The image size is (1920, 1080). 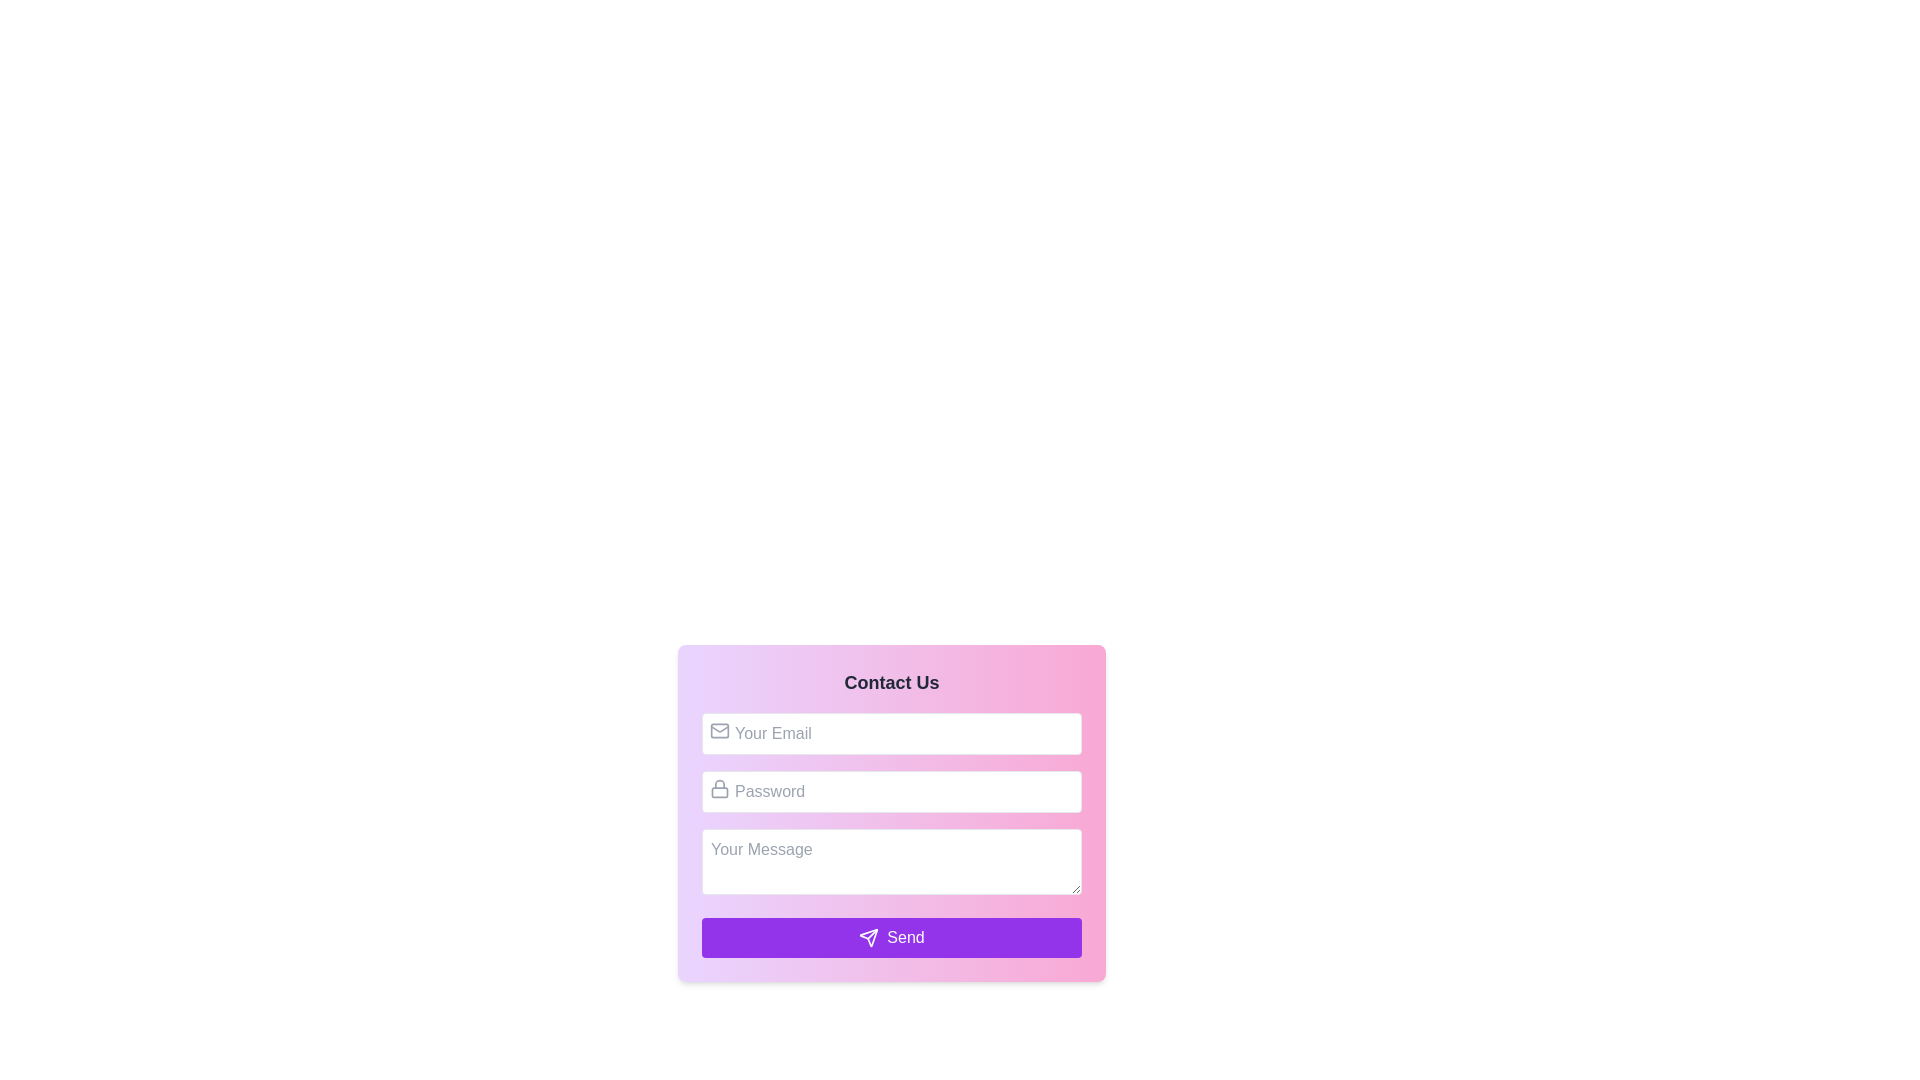 What do you see at coordinates (891, 937) in the screenshot?
I see `the submit button located at the bottom of the 'Contact Us' form` at bounding box center [891, 937].